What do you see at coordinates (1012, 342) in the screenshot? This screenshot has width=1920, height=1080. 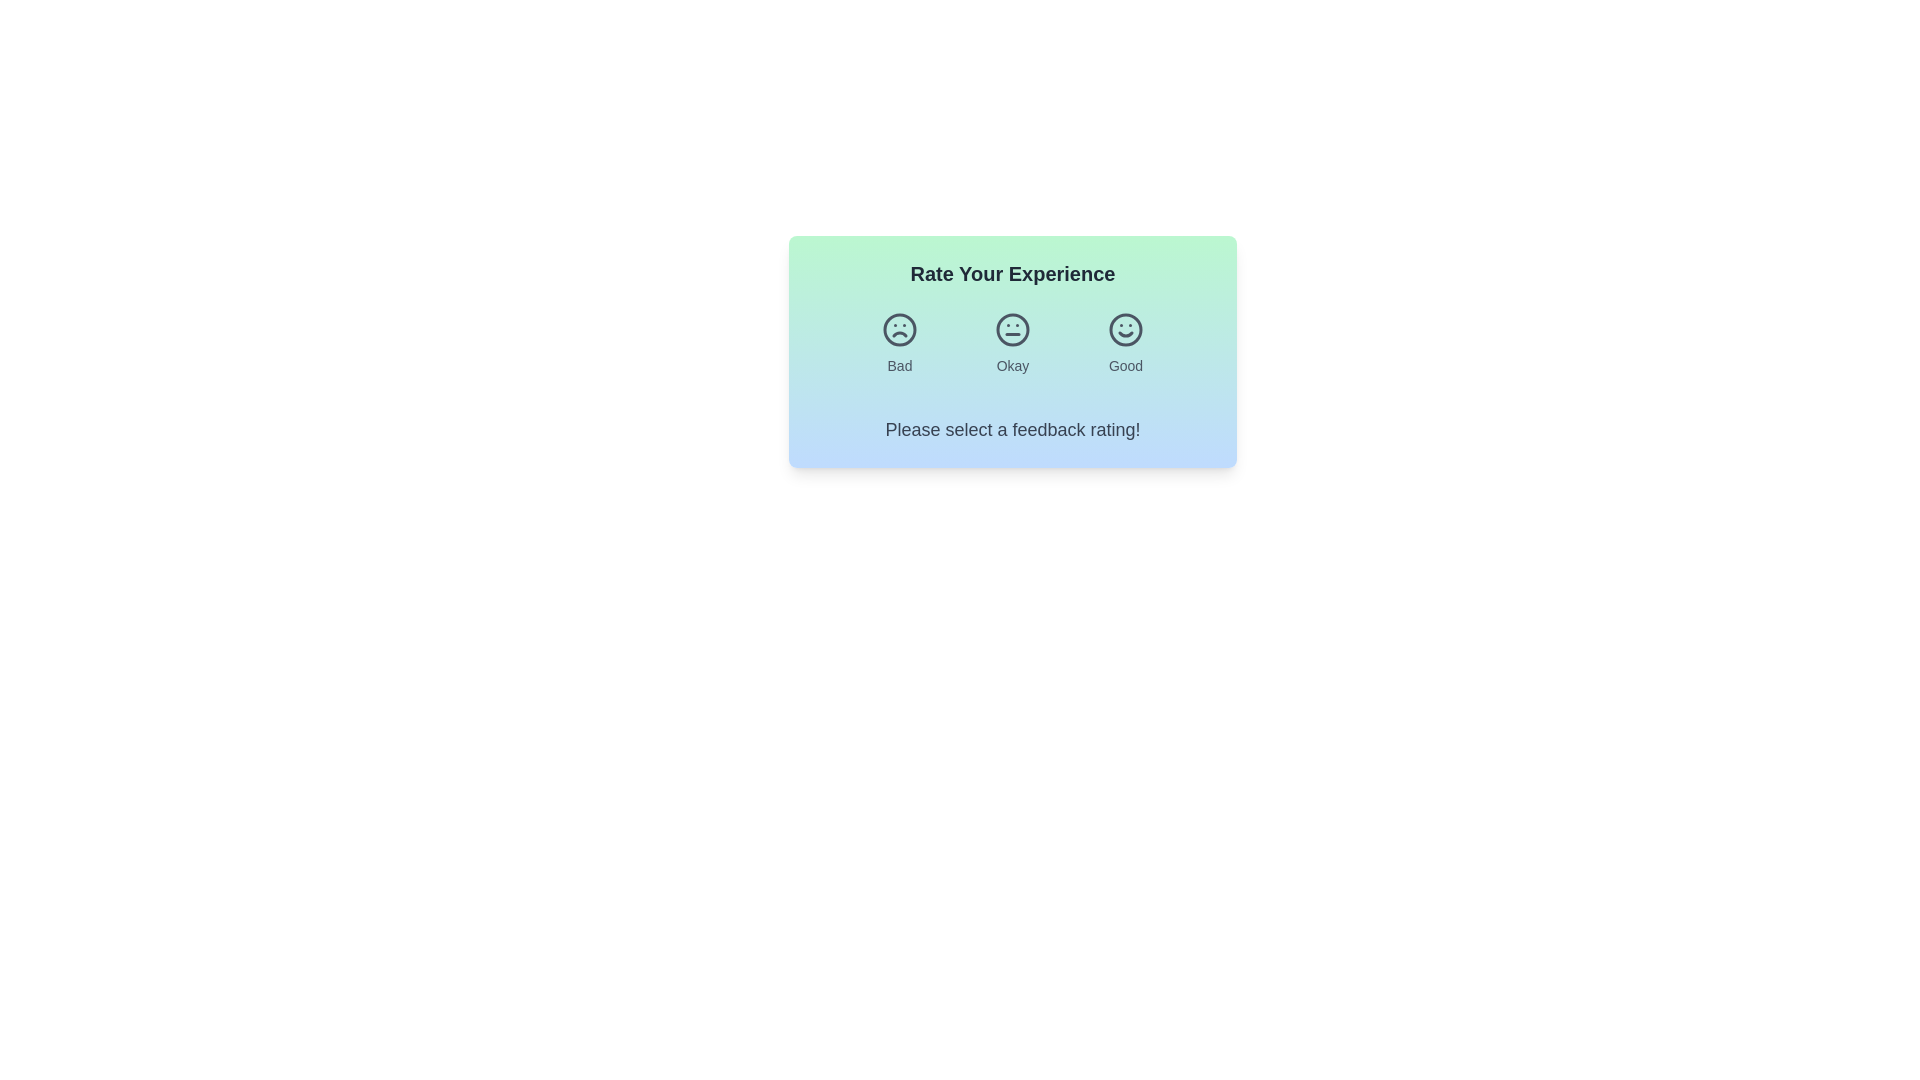 I see `the feedback button labeled Okay` at bounding box center [1012, 342].